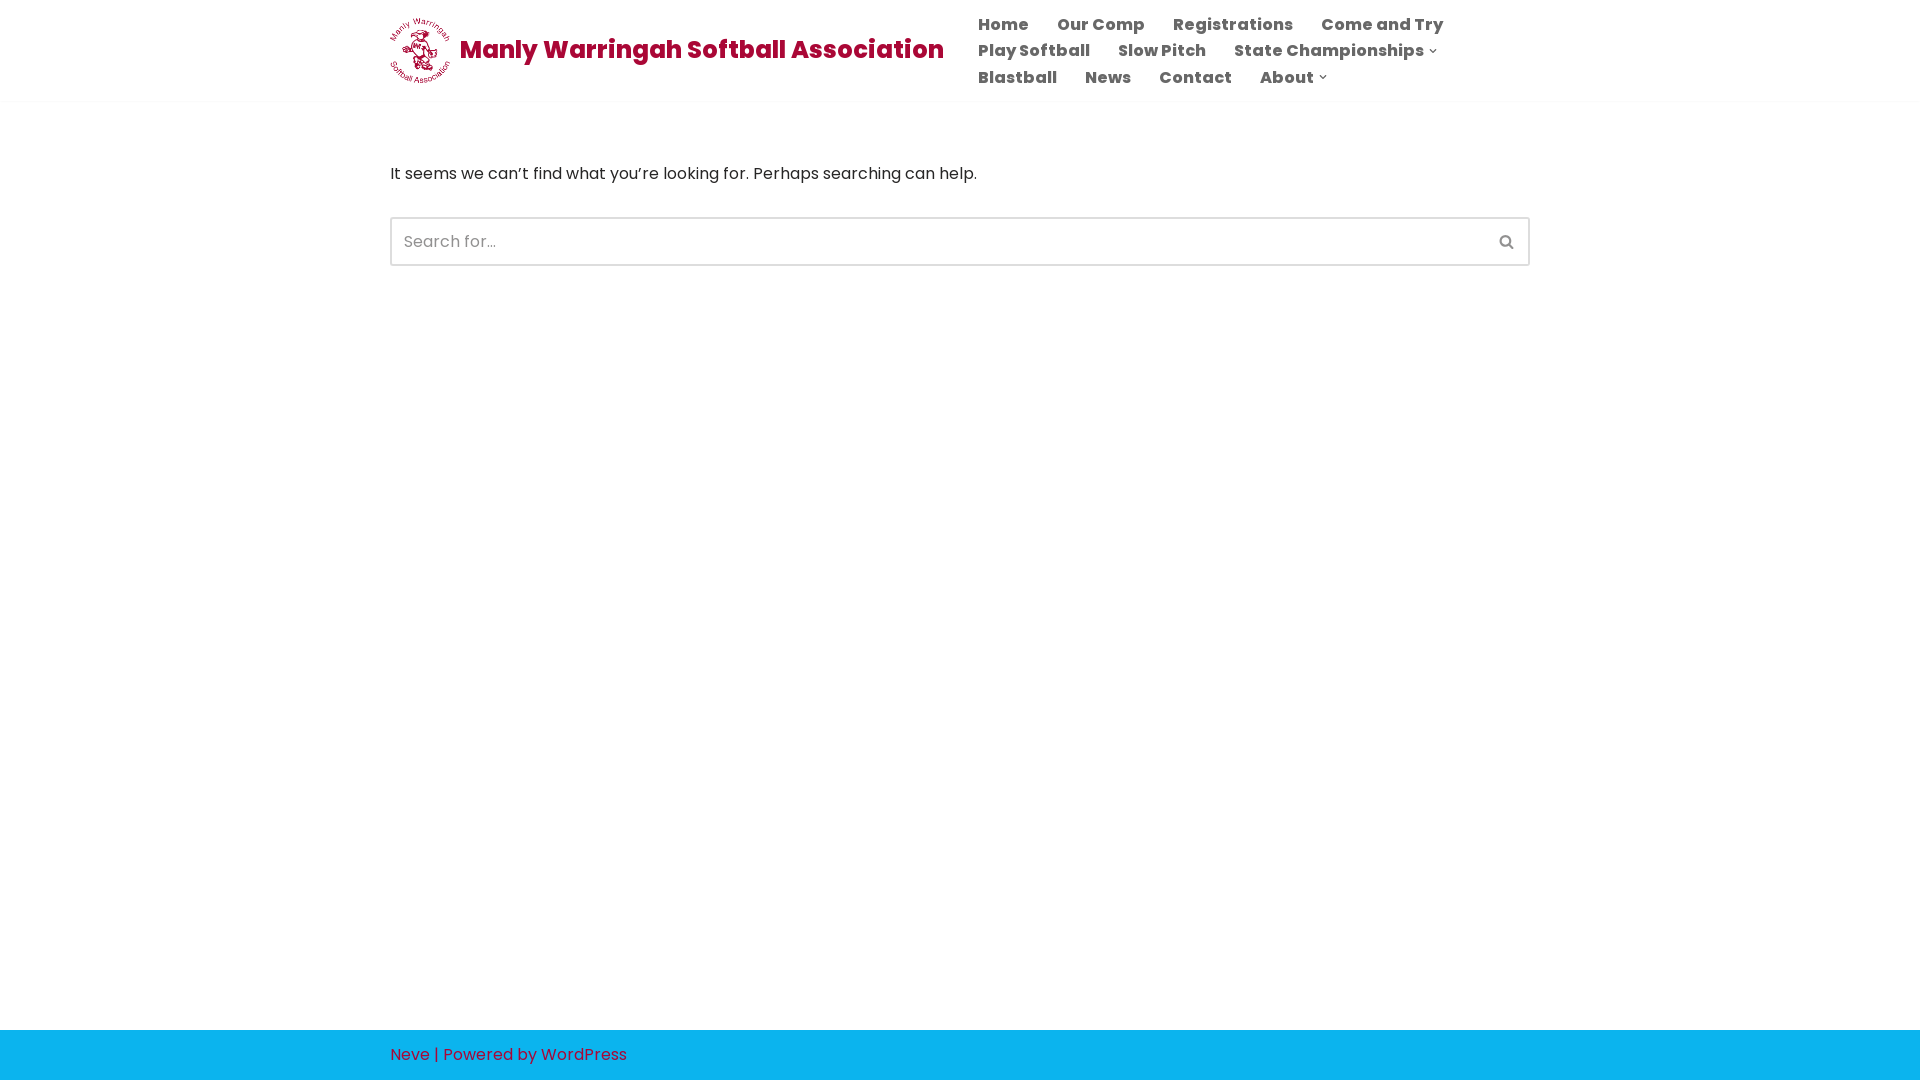 The height and width of the screenshot is (1080, 1920). What do you see at coordinates (1161, 49) in the screenshot?
I see `'Slow Pitch'` at bounding box center [1161, 49].